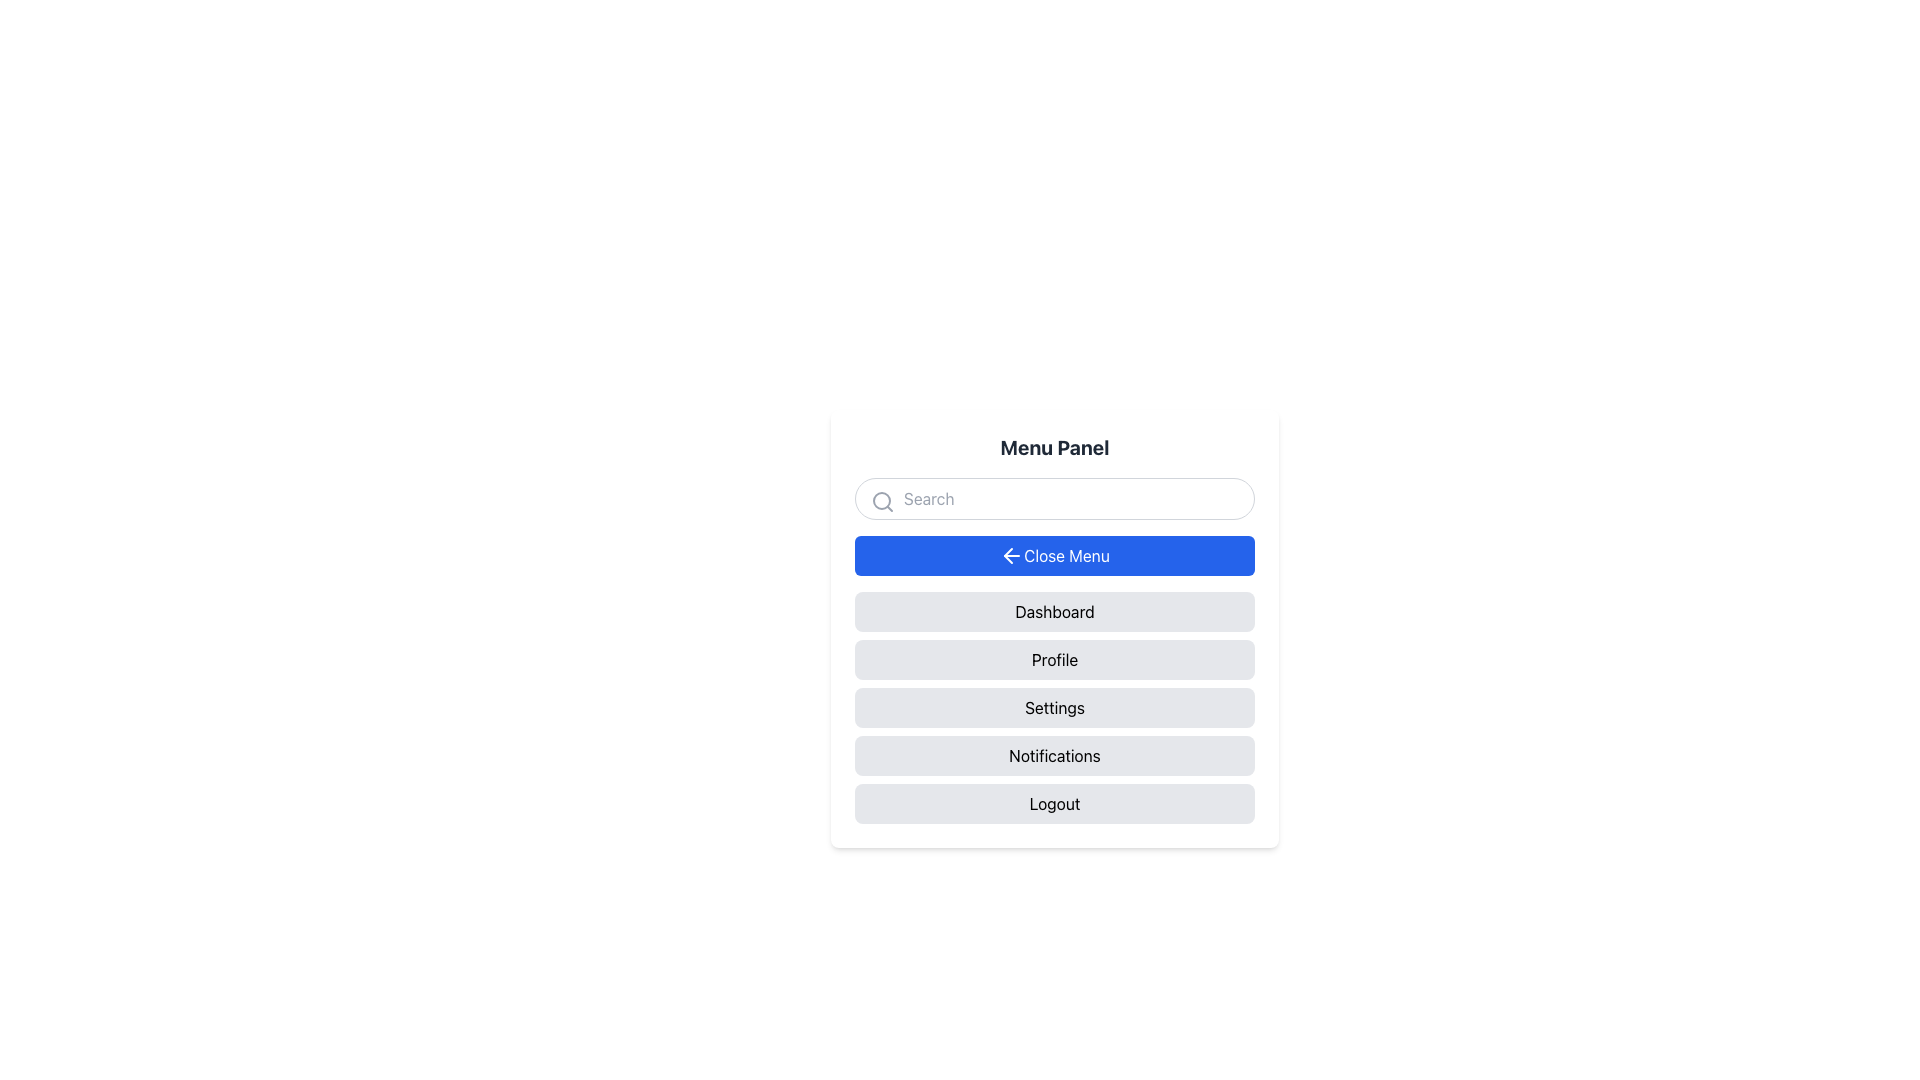  Describe the element at coordinates (1054, 802) in the screenshot. I see `the 'Logout' button located at the bottom of the vertical list of buttons to change its background color` at that location.